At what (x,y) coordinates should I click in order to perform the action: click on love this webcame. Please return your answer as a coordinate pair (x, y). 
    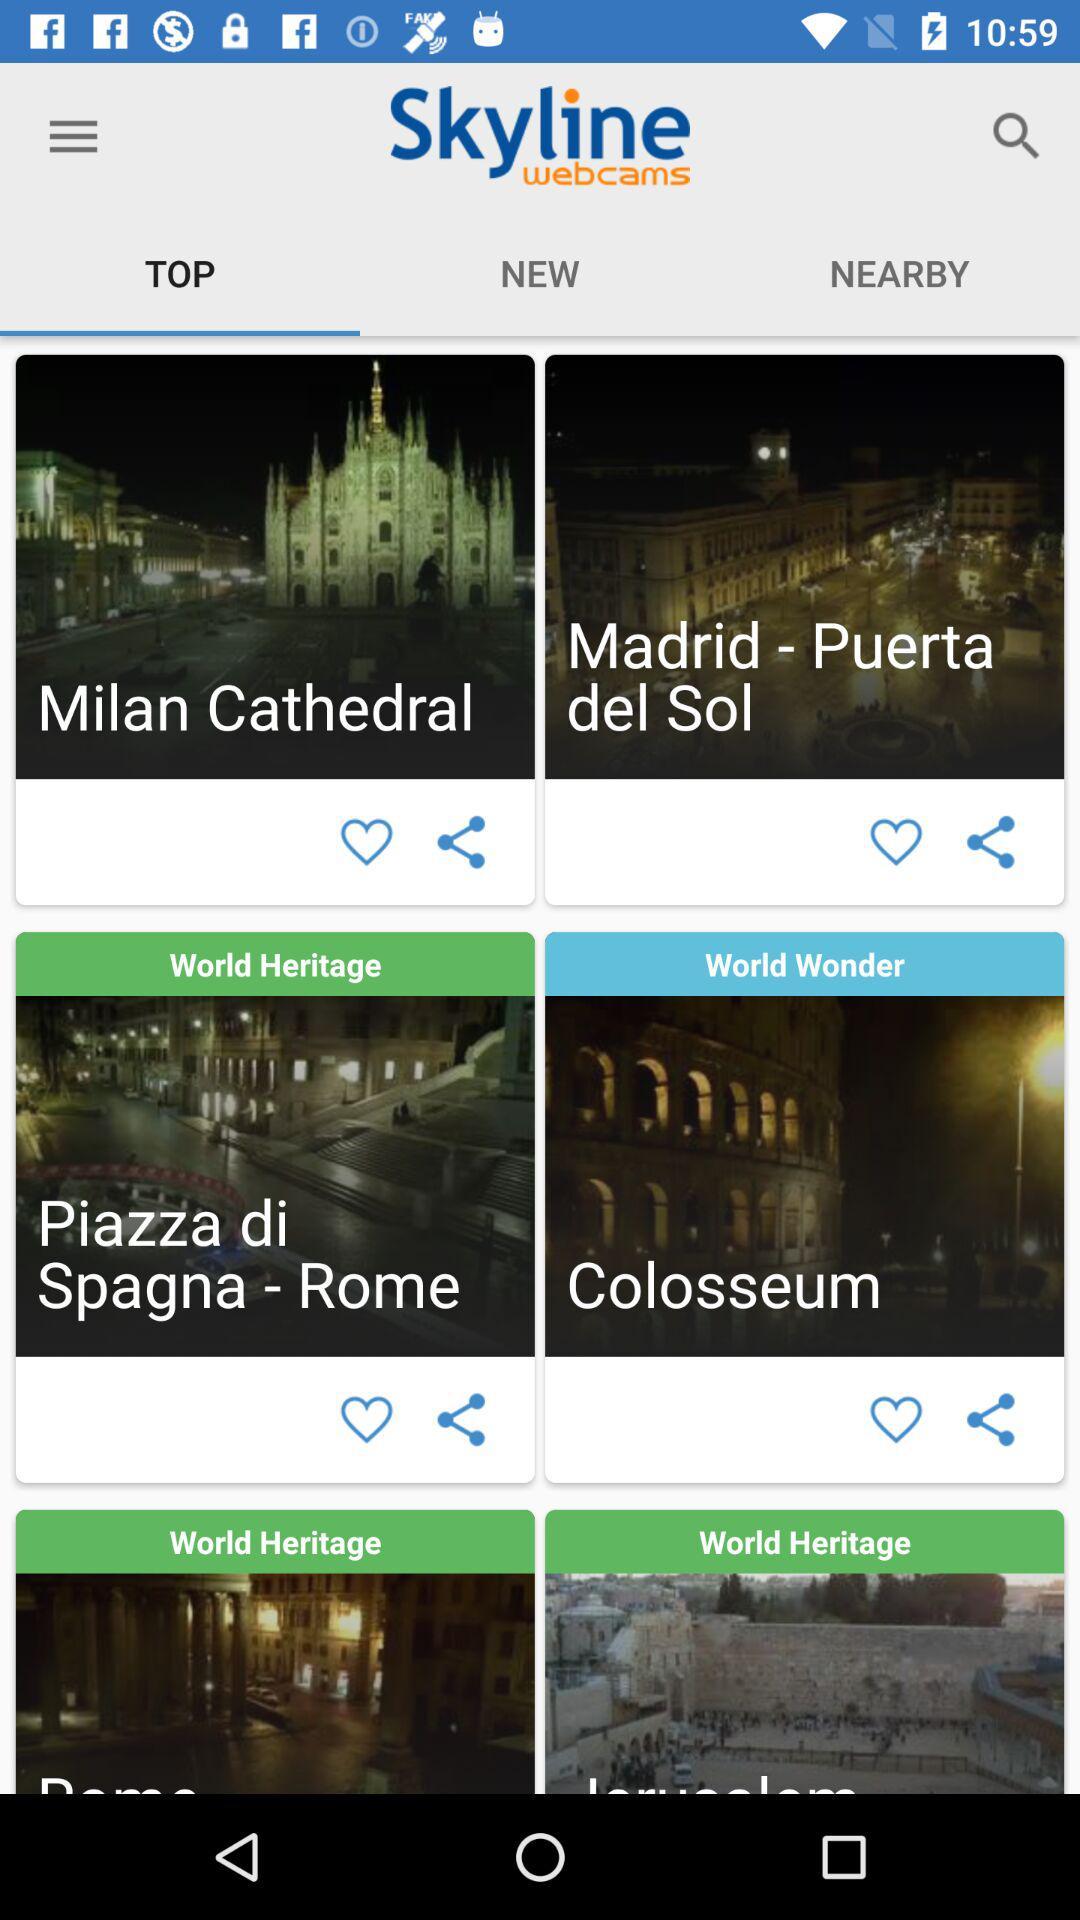
    Looking at the image, I should click on (895, 1418).